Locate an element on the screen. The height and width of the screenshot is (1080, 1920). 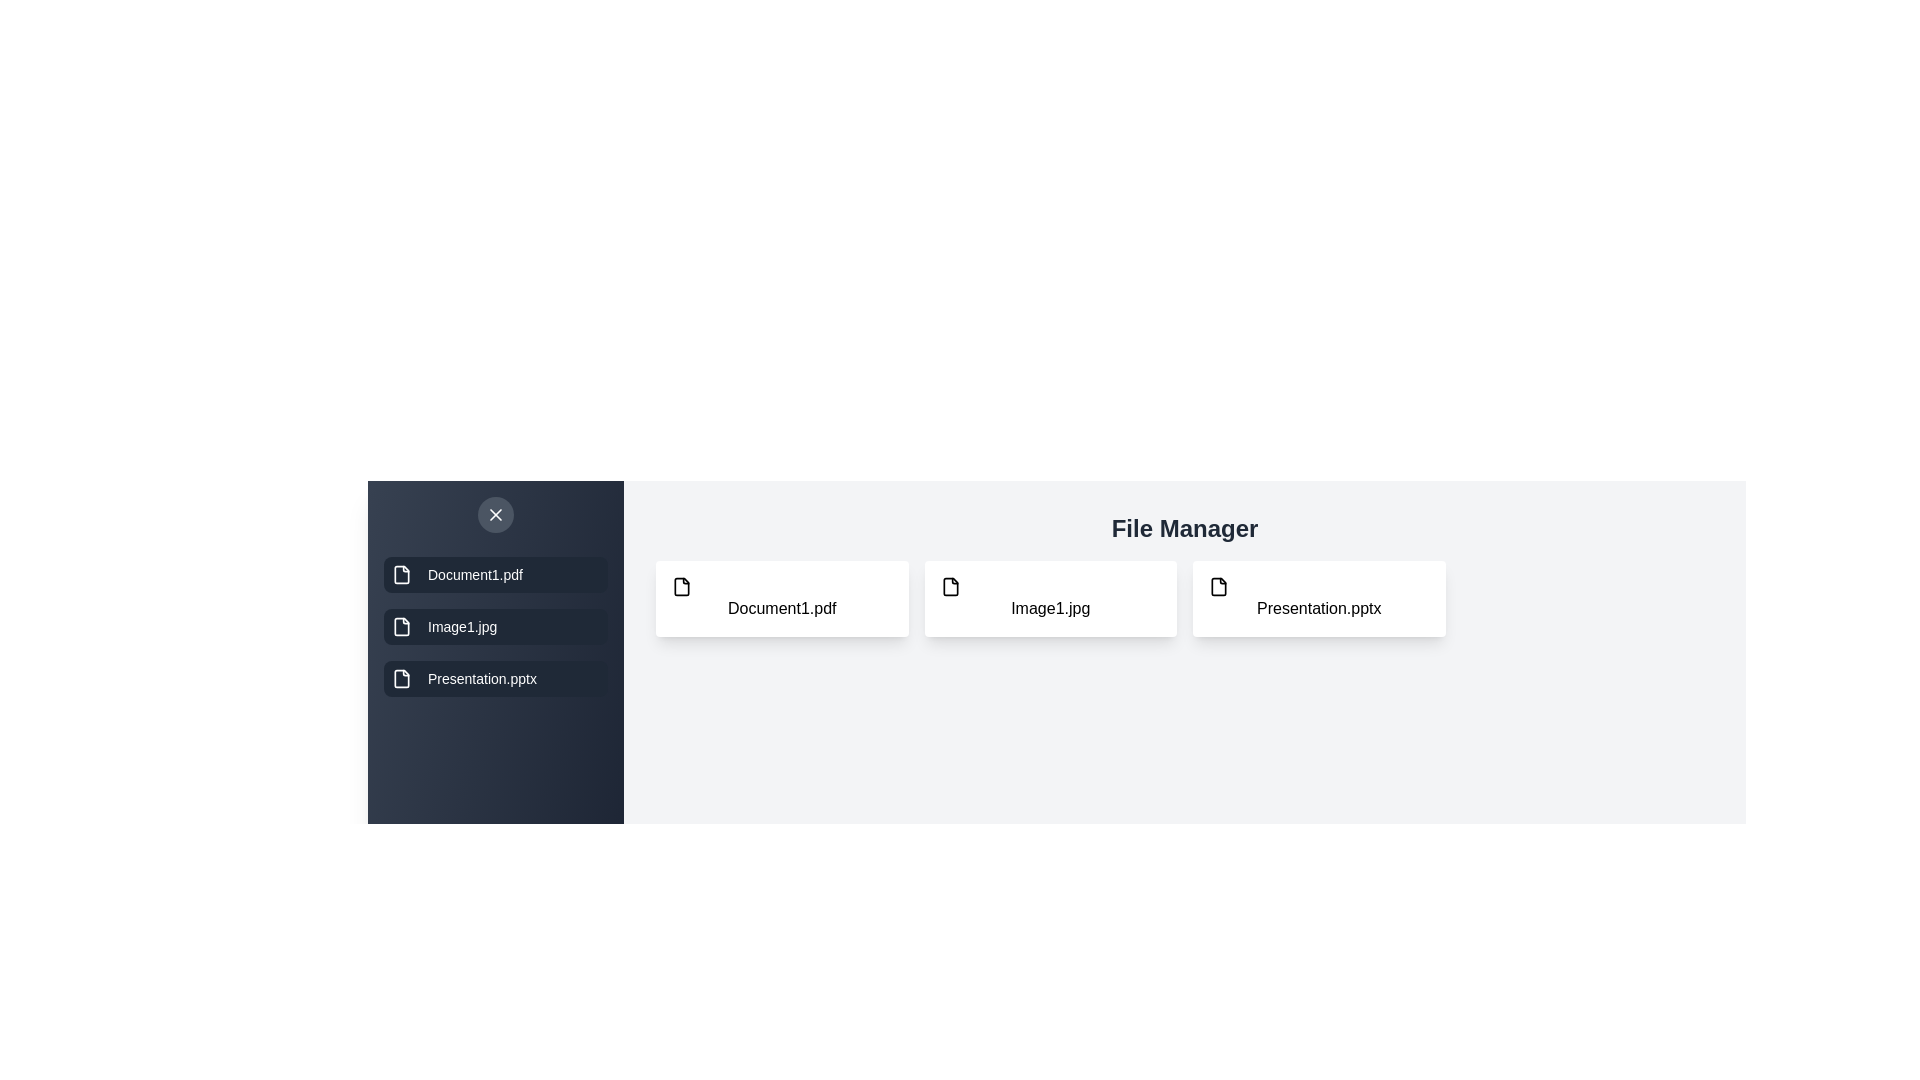
the file Document1.pdf from the drawer list is located at coordinates (495, 574).